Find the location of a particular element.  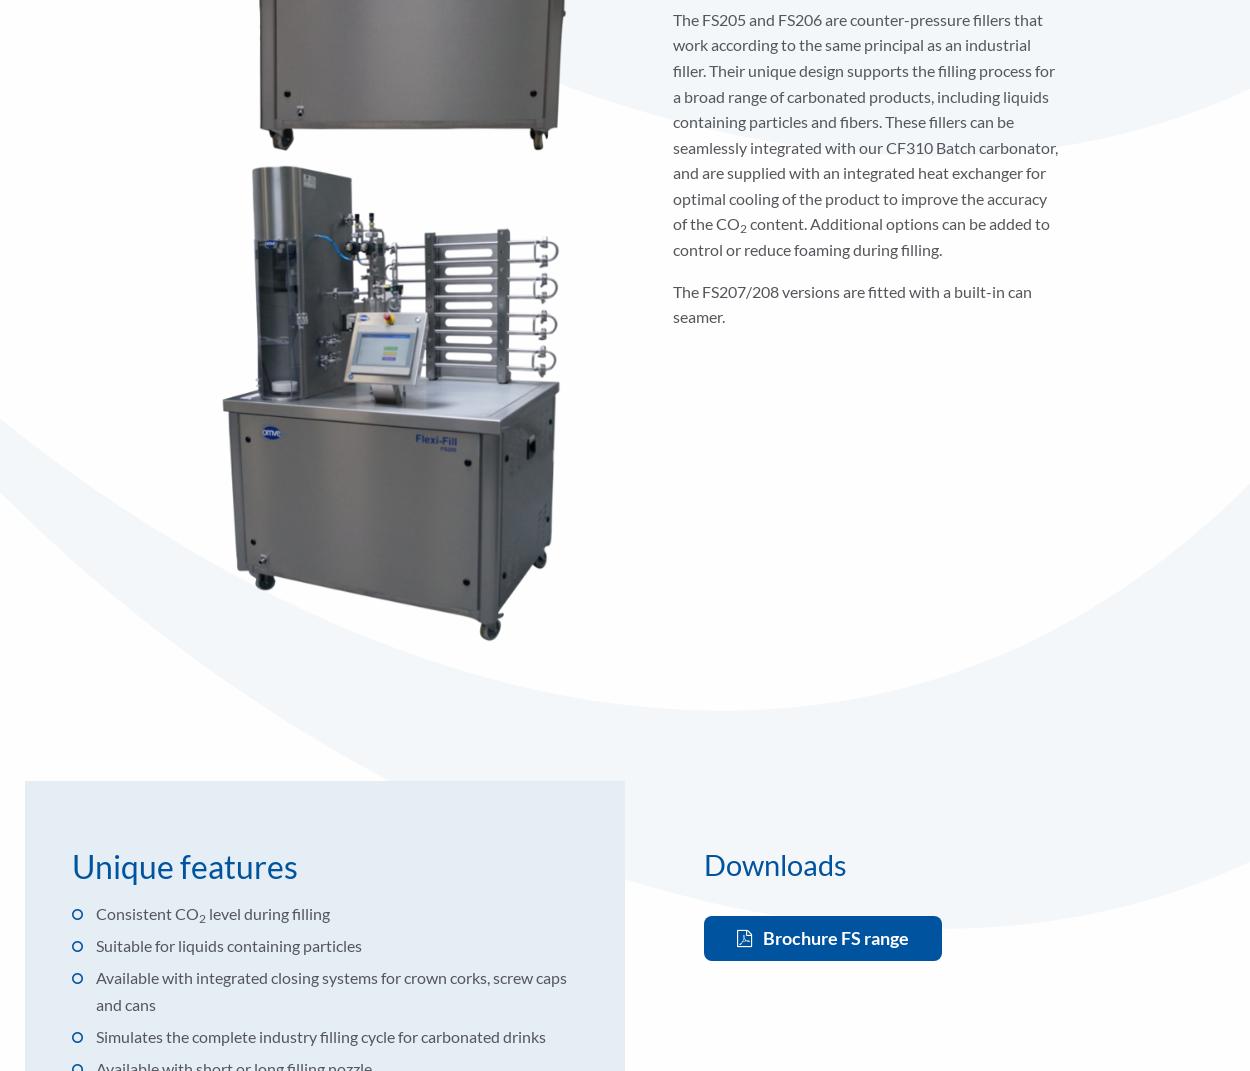

'content. Additional options can be added to control or reduce foaming during filling.' is located at coordinates (859, 236).